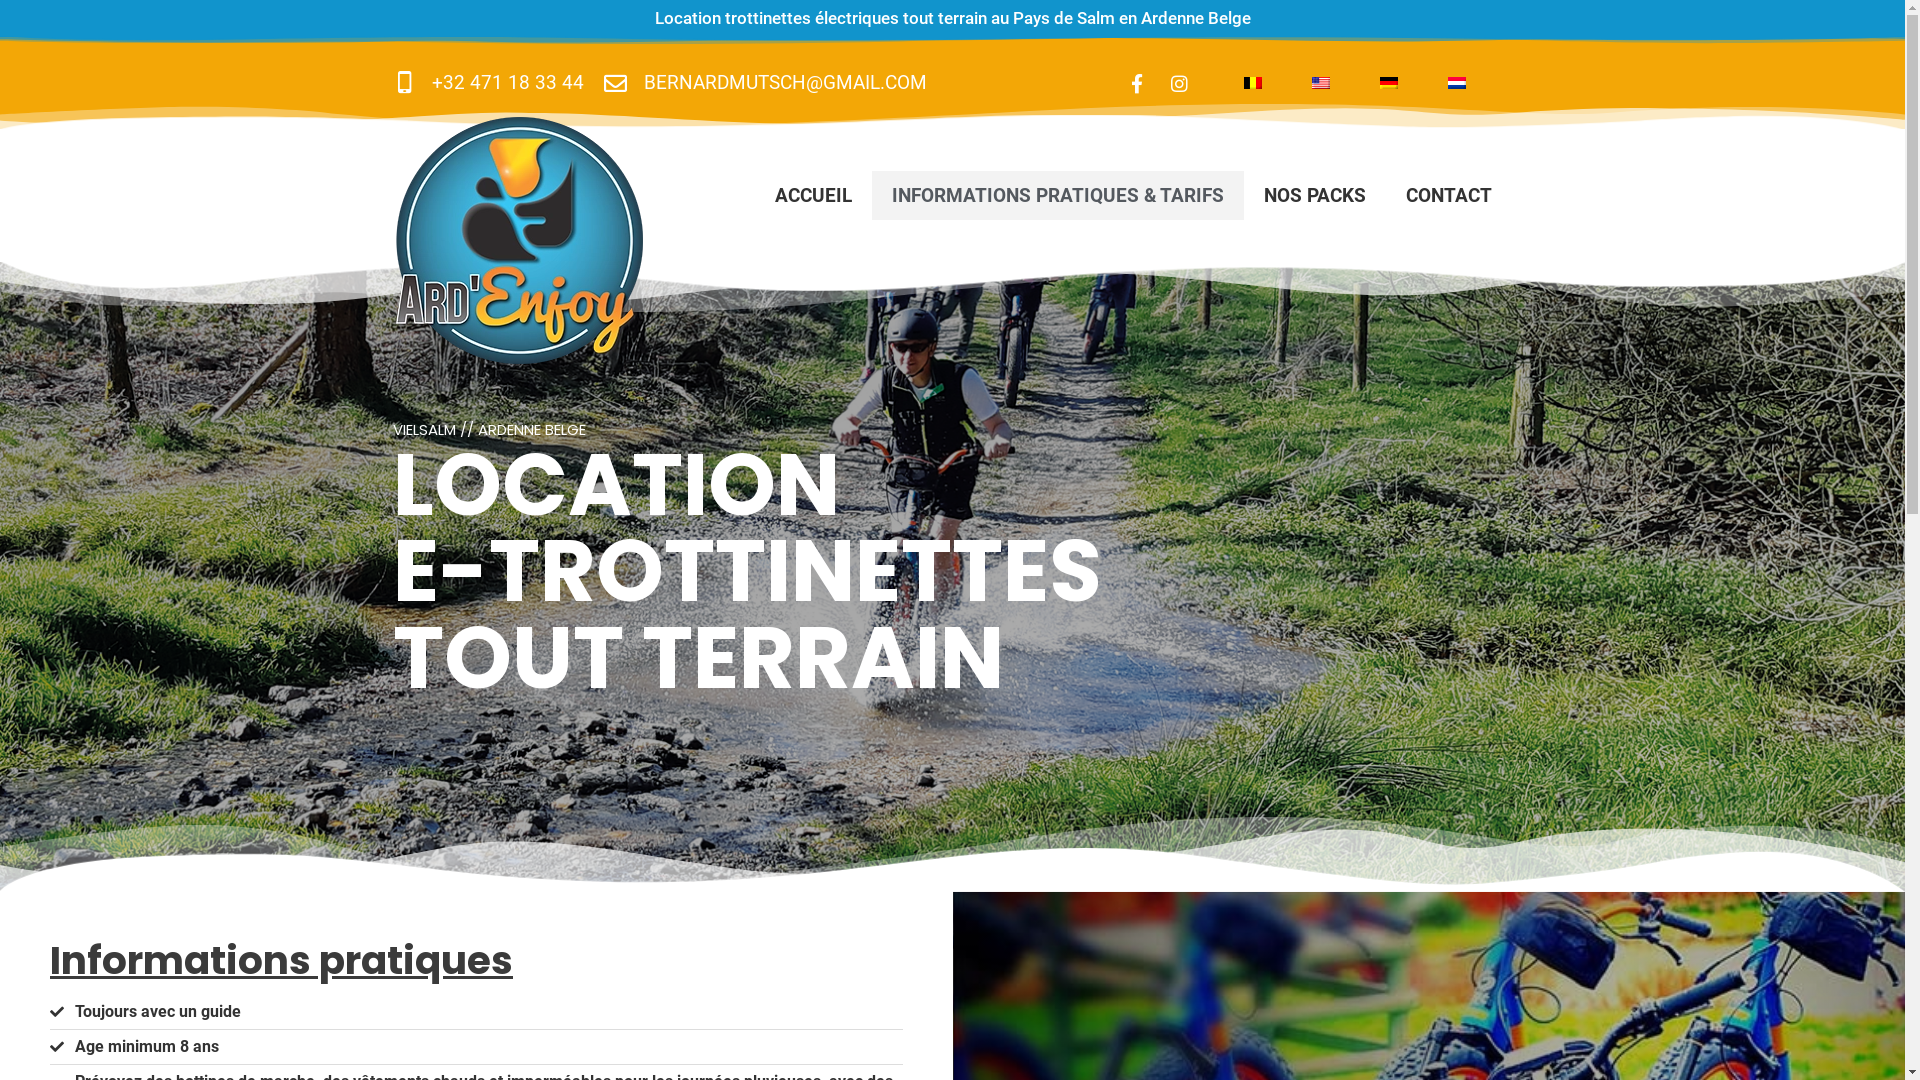 The image size is (1920, 1080). I want to click on 'Dutch', so click(1457, 82).